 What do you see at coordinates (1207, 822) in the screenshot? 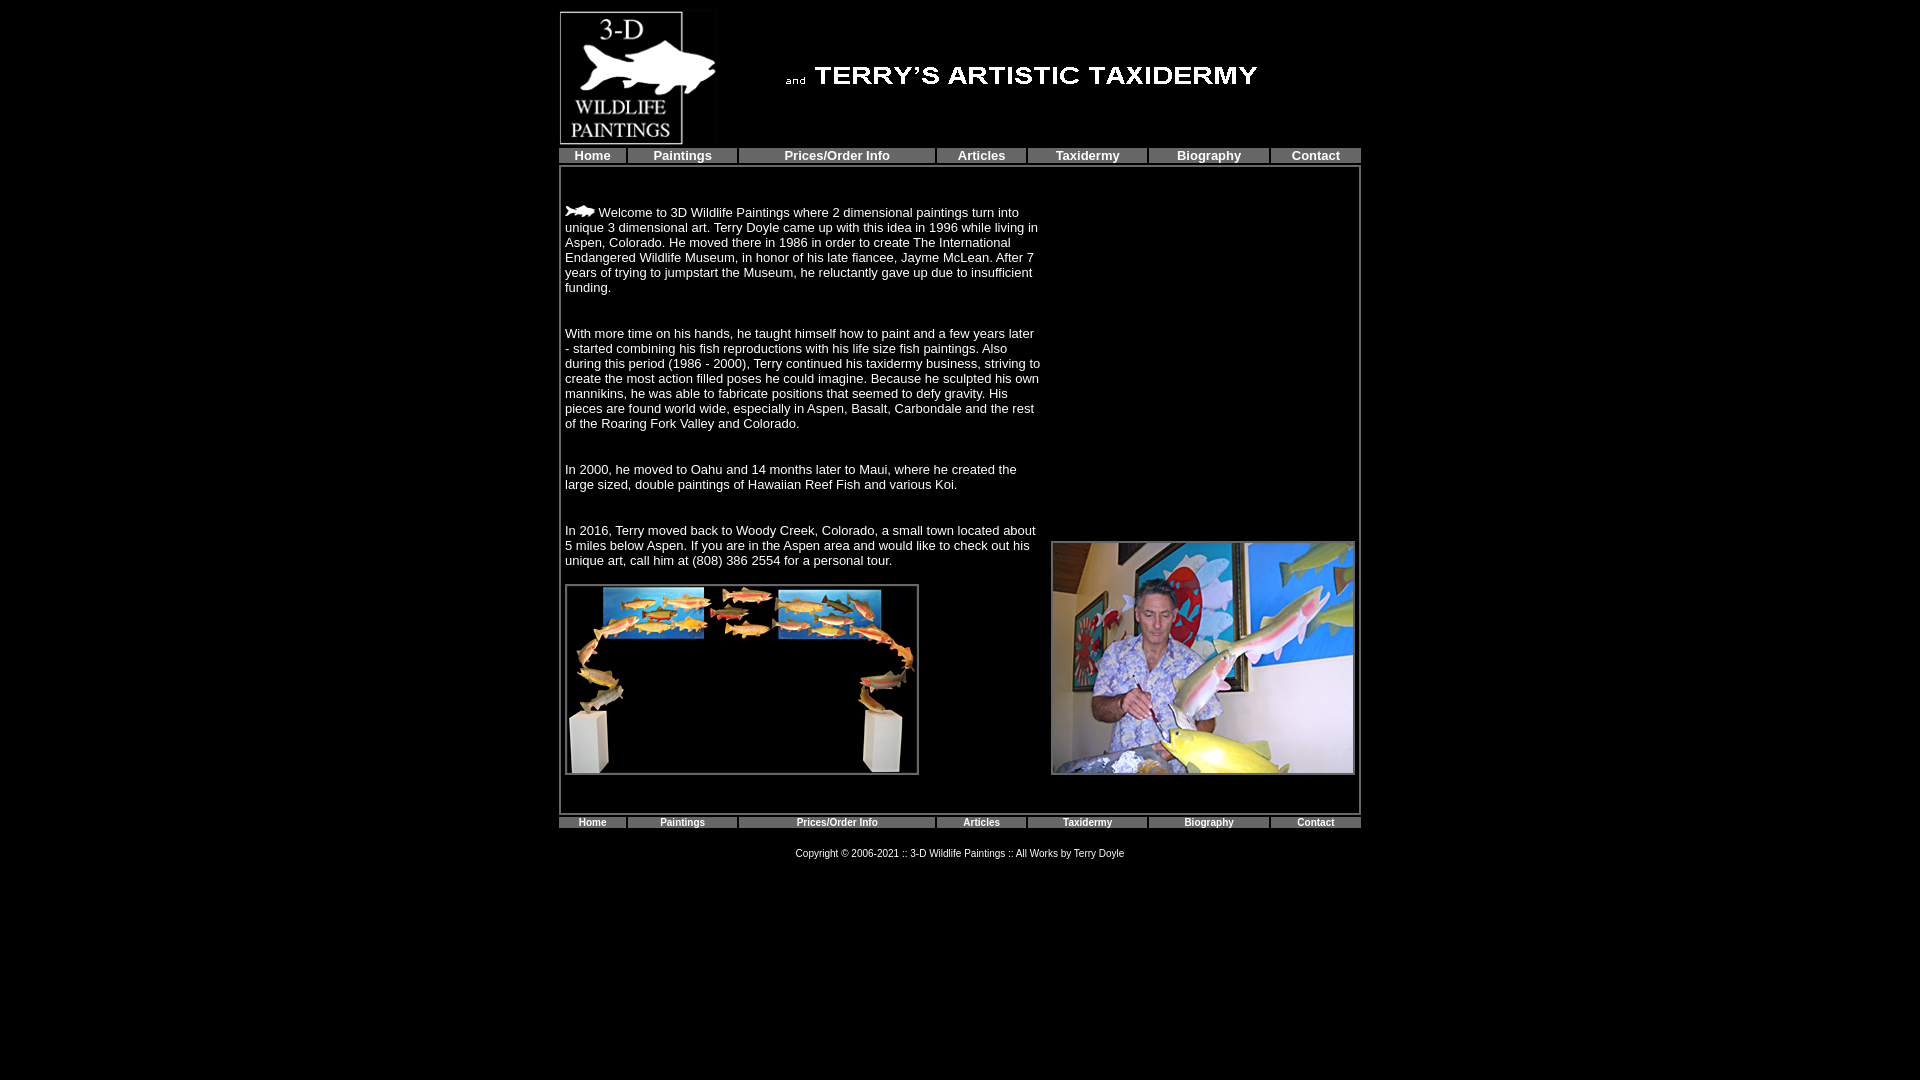
I see `'Biography'` at bounding box center [1207, 822].